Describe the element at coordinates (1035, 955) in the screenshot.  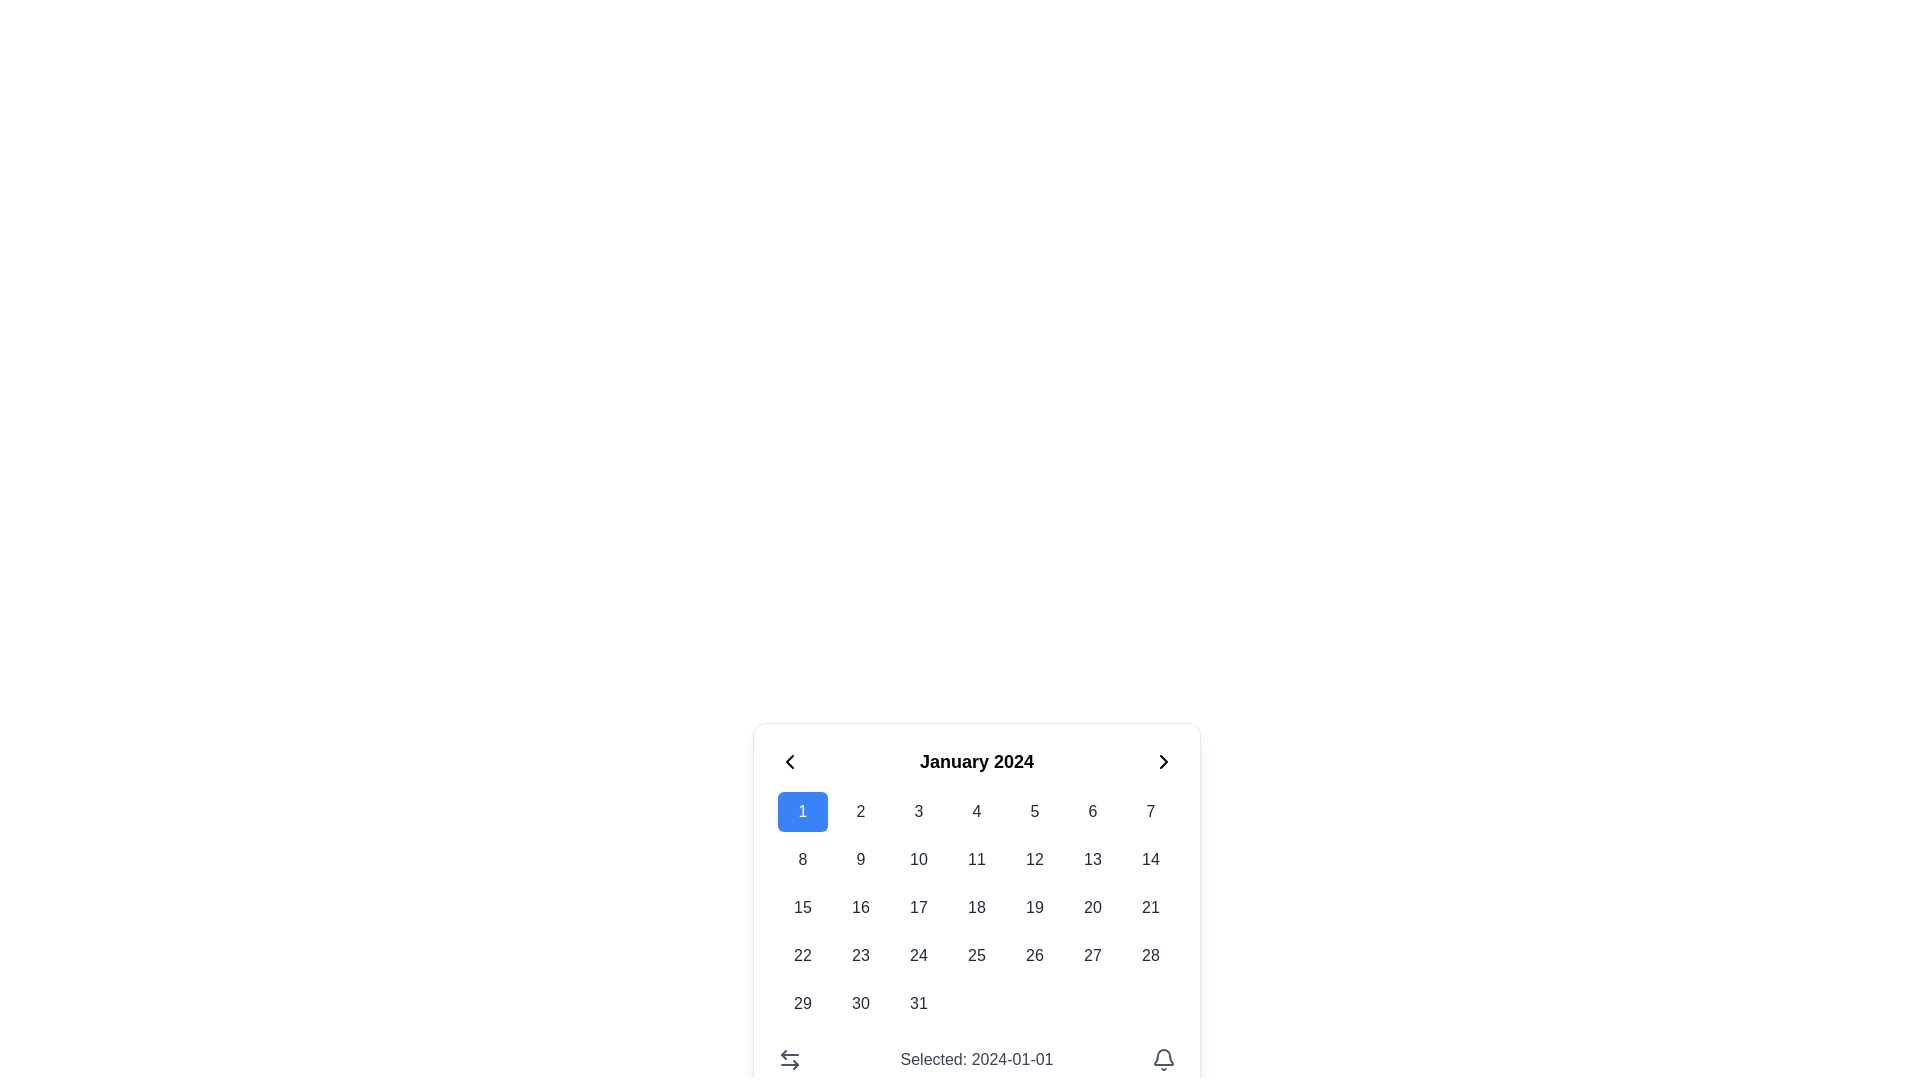
I see `the calendar date button displaying the number '26'` at that location.